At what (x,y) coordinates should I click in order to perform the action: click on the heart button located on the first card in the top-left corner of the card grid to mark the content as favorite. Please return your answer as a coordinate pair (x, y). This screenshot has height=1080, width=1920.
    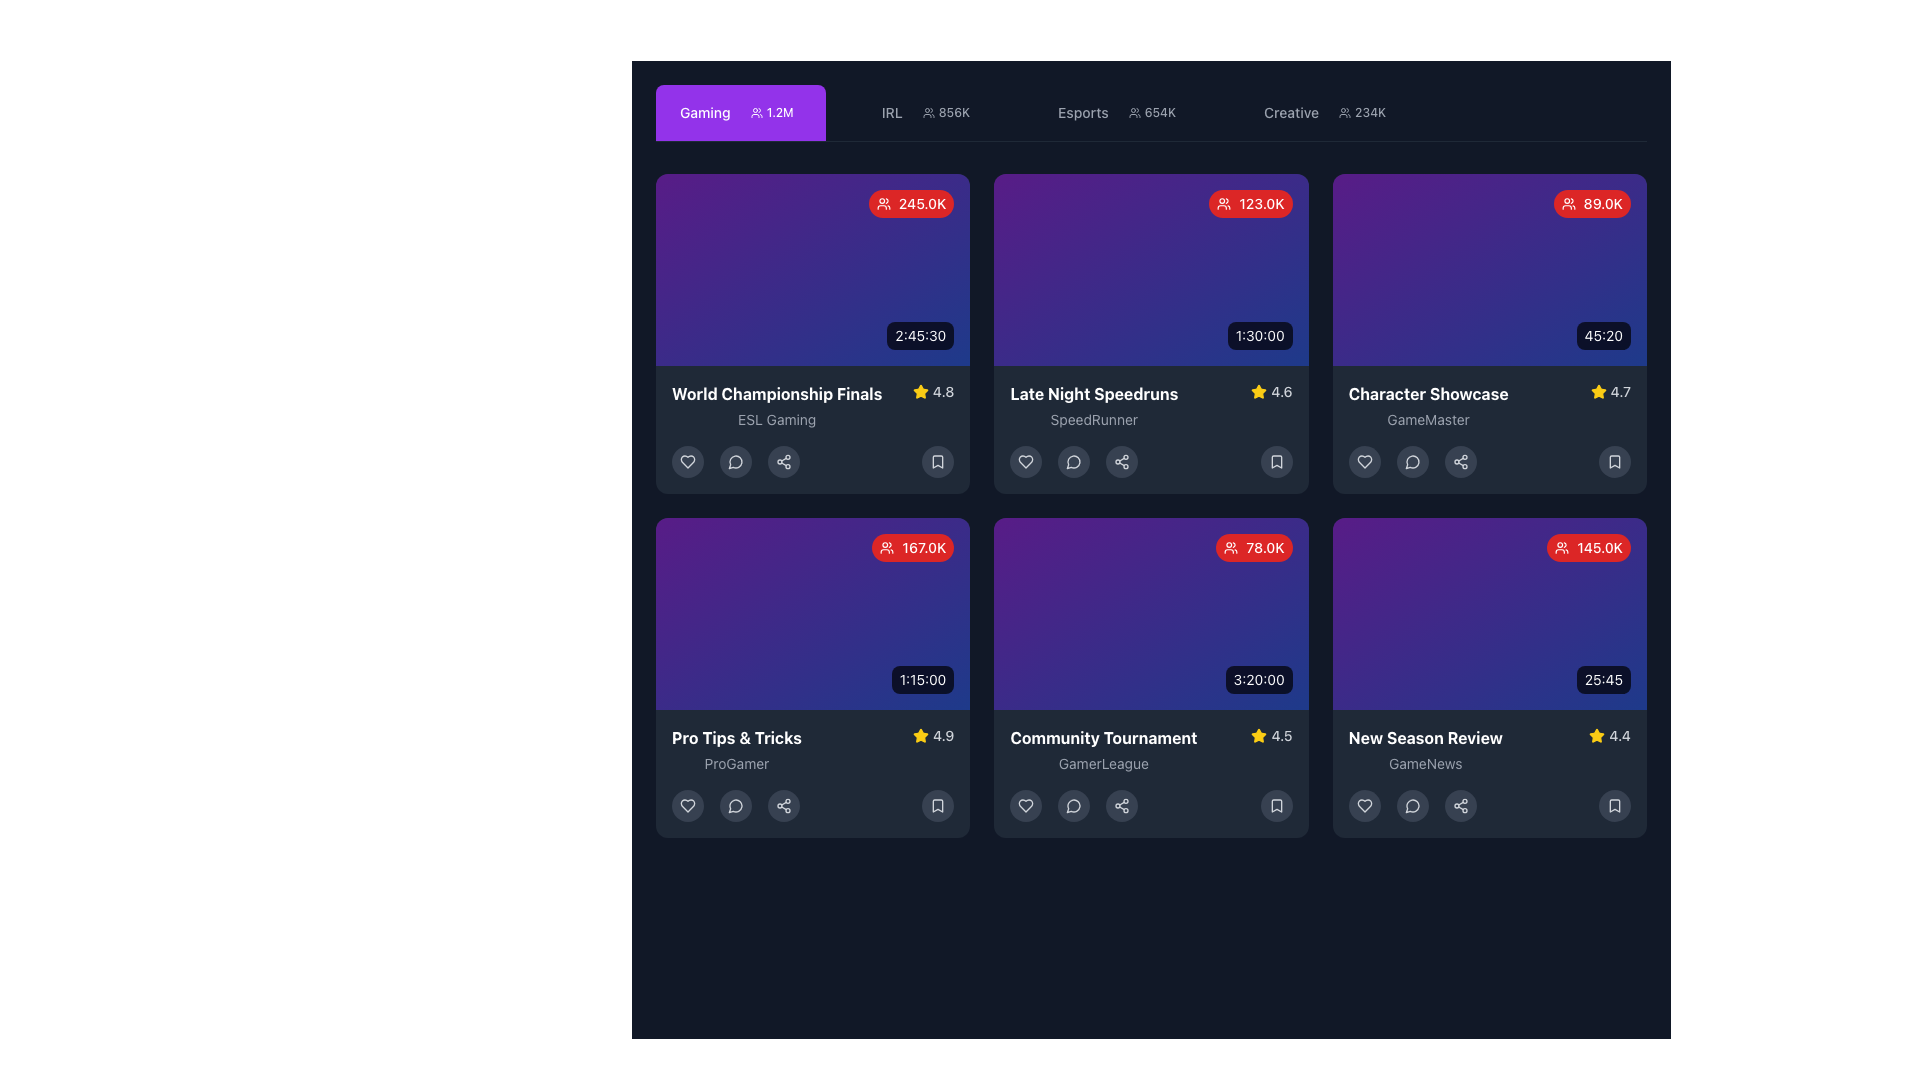
    Looking at the image, I should click on (687, 462).